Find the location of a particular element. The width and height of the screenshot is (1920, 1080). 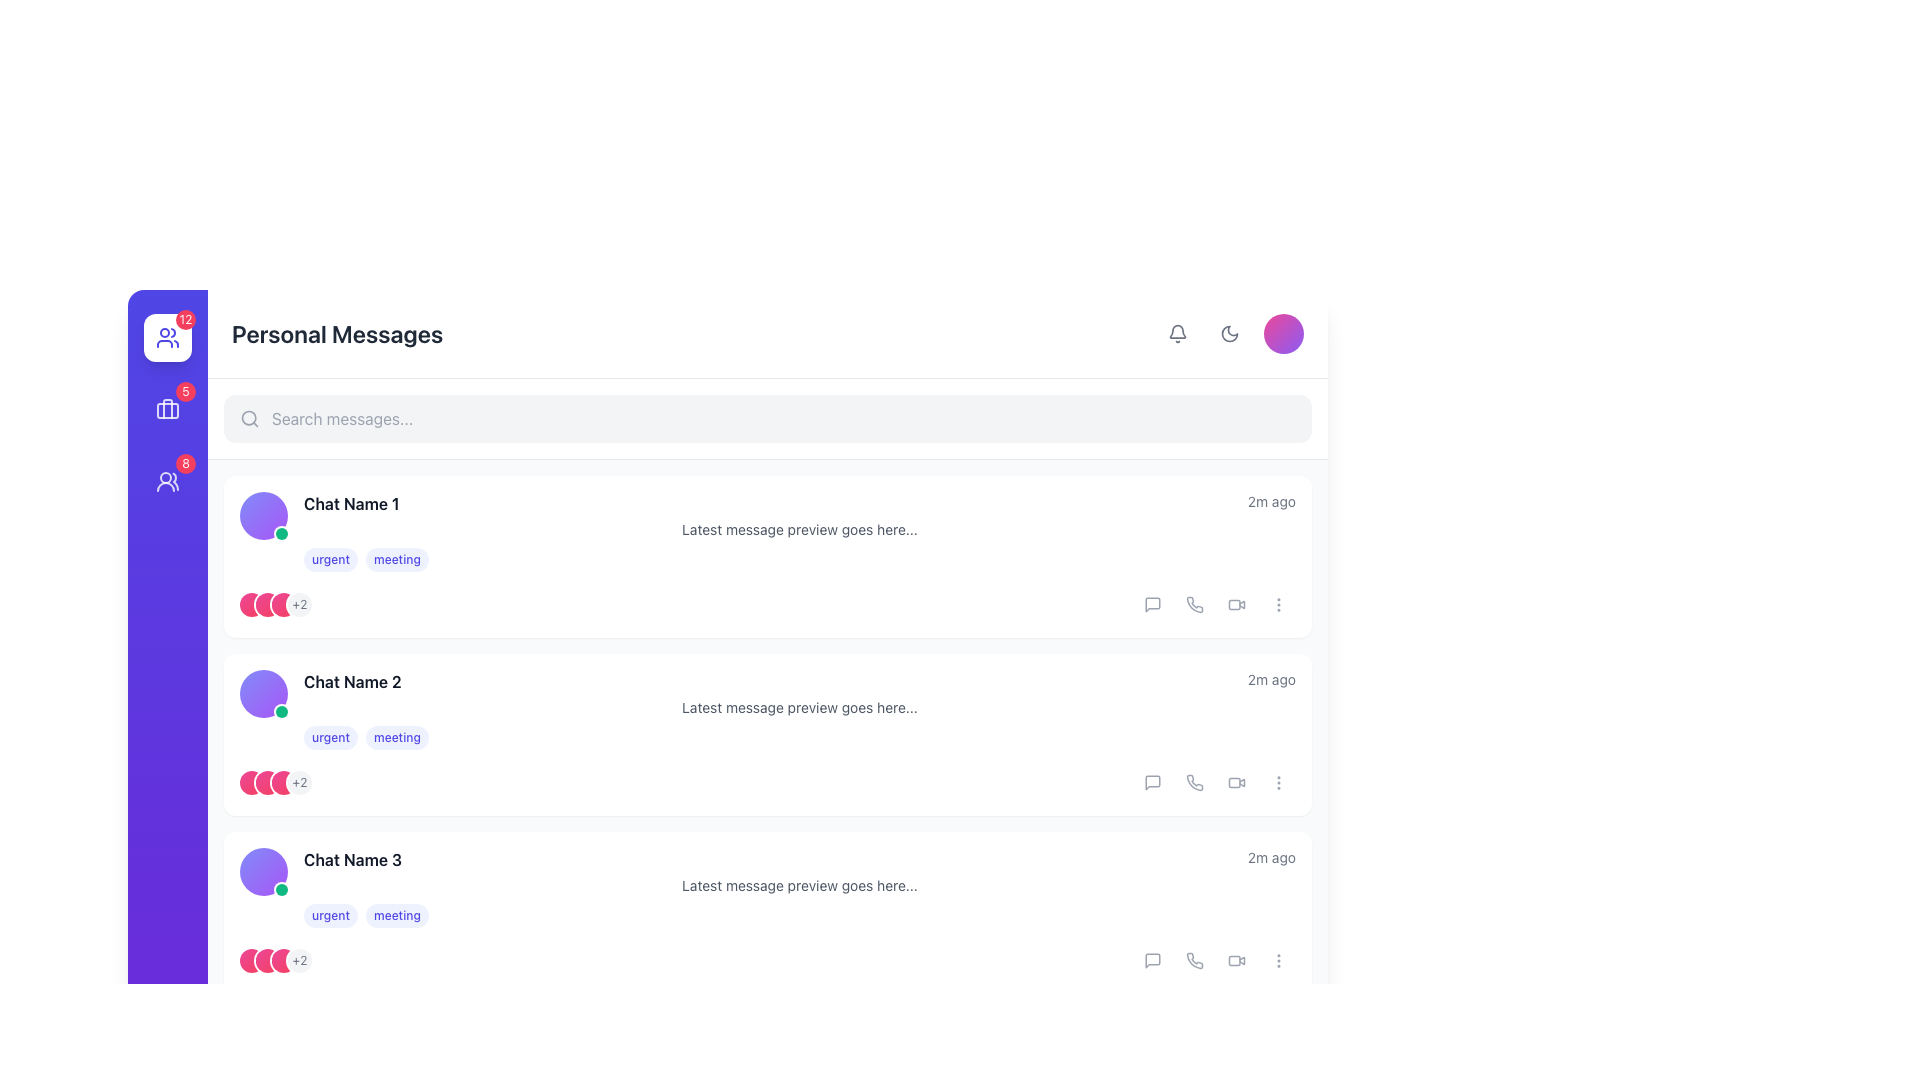

the vertical ellipsis icon, which consists of three vertically aligned dots, located in the interactive area at the far right of the second item in a vertical list is located at coordinates (1277, 604).